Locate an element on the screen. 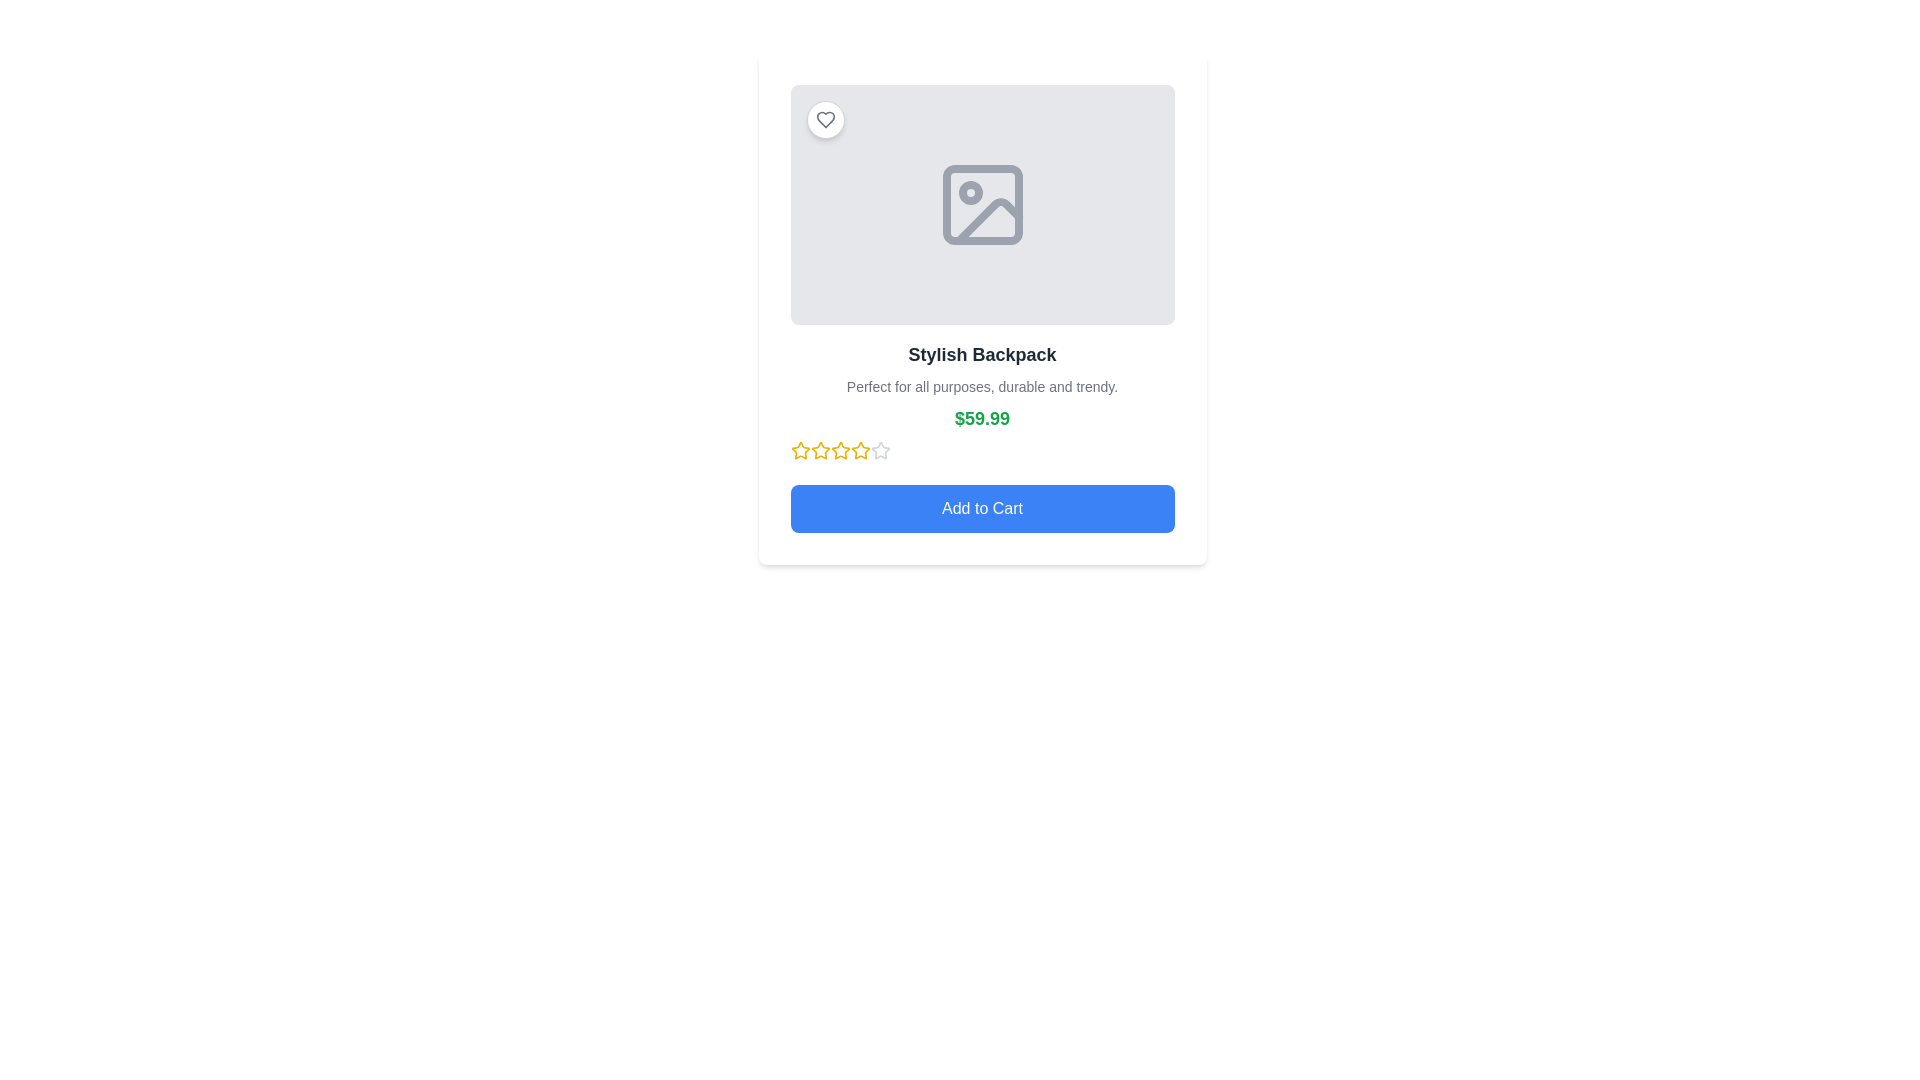  the first yellow star icon in the rating stars group is located at coordinates (800, 451).